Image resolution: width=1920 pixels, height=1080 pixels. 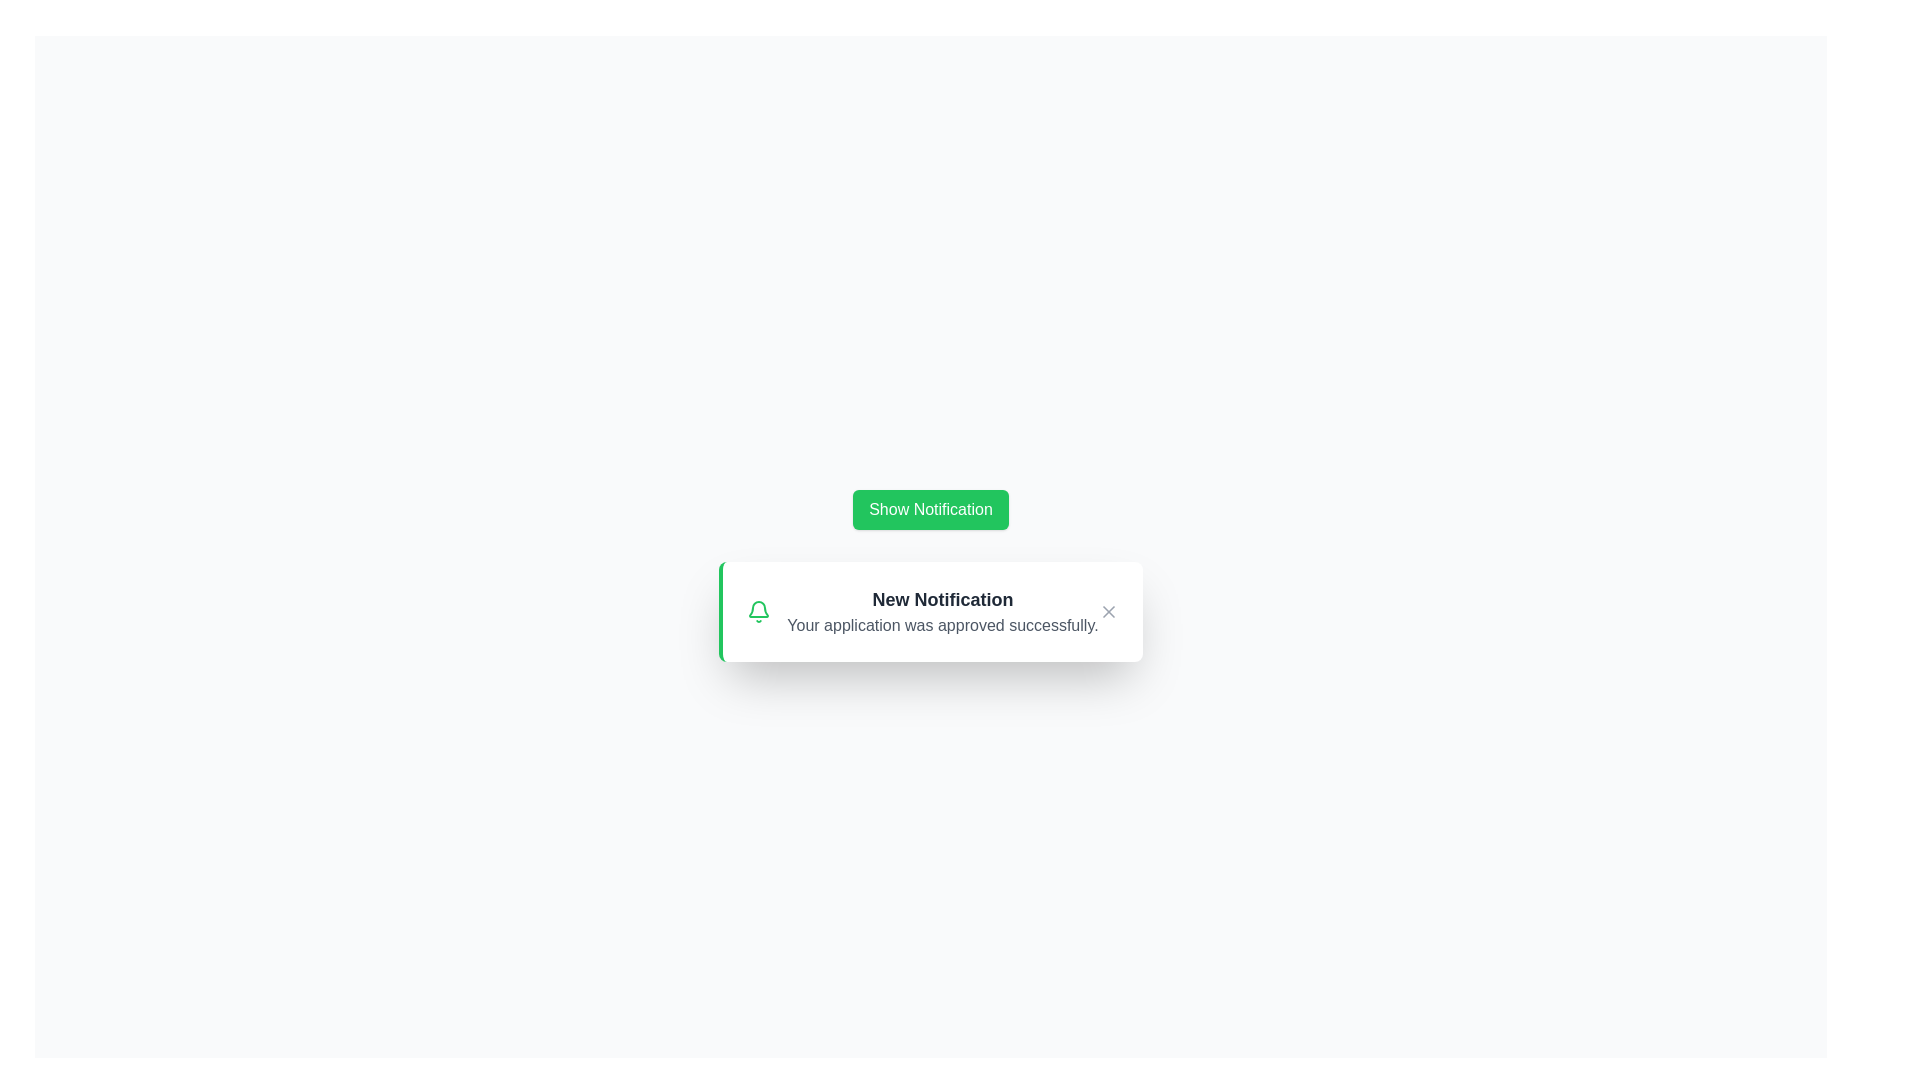 I want to click on text content of the notification indicating the successful approval of the user's application, which is positioned as the second line beneath the title 'New Notification', so click(x=941, y=624).